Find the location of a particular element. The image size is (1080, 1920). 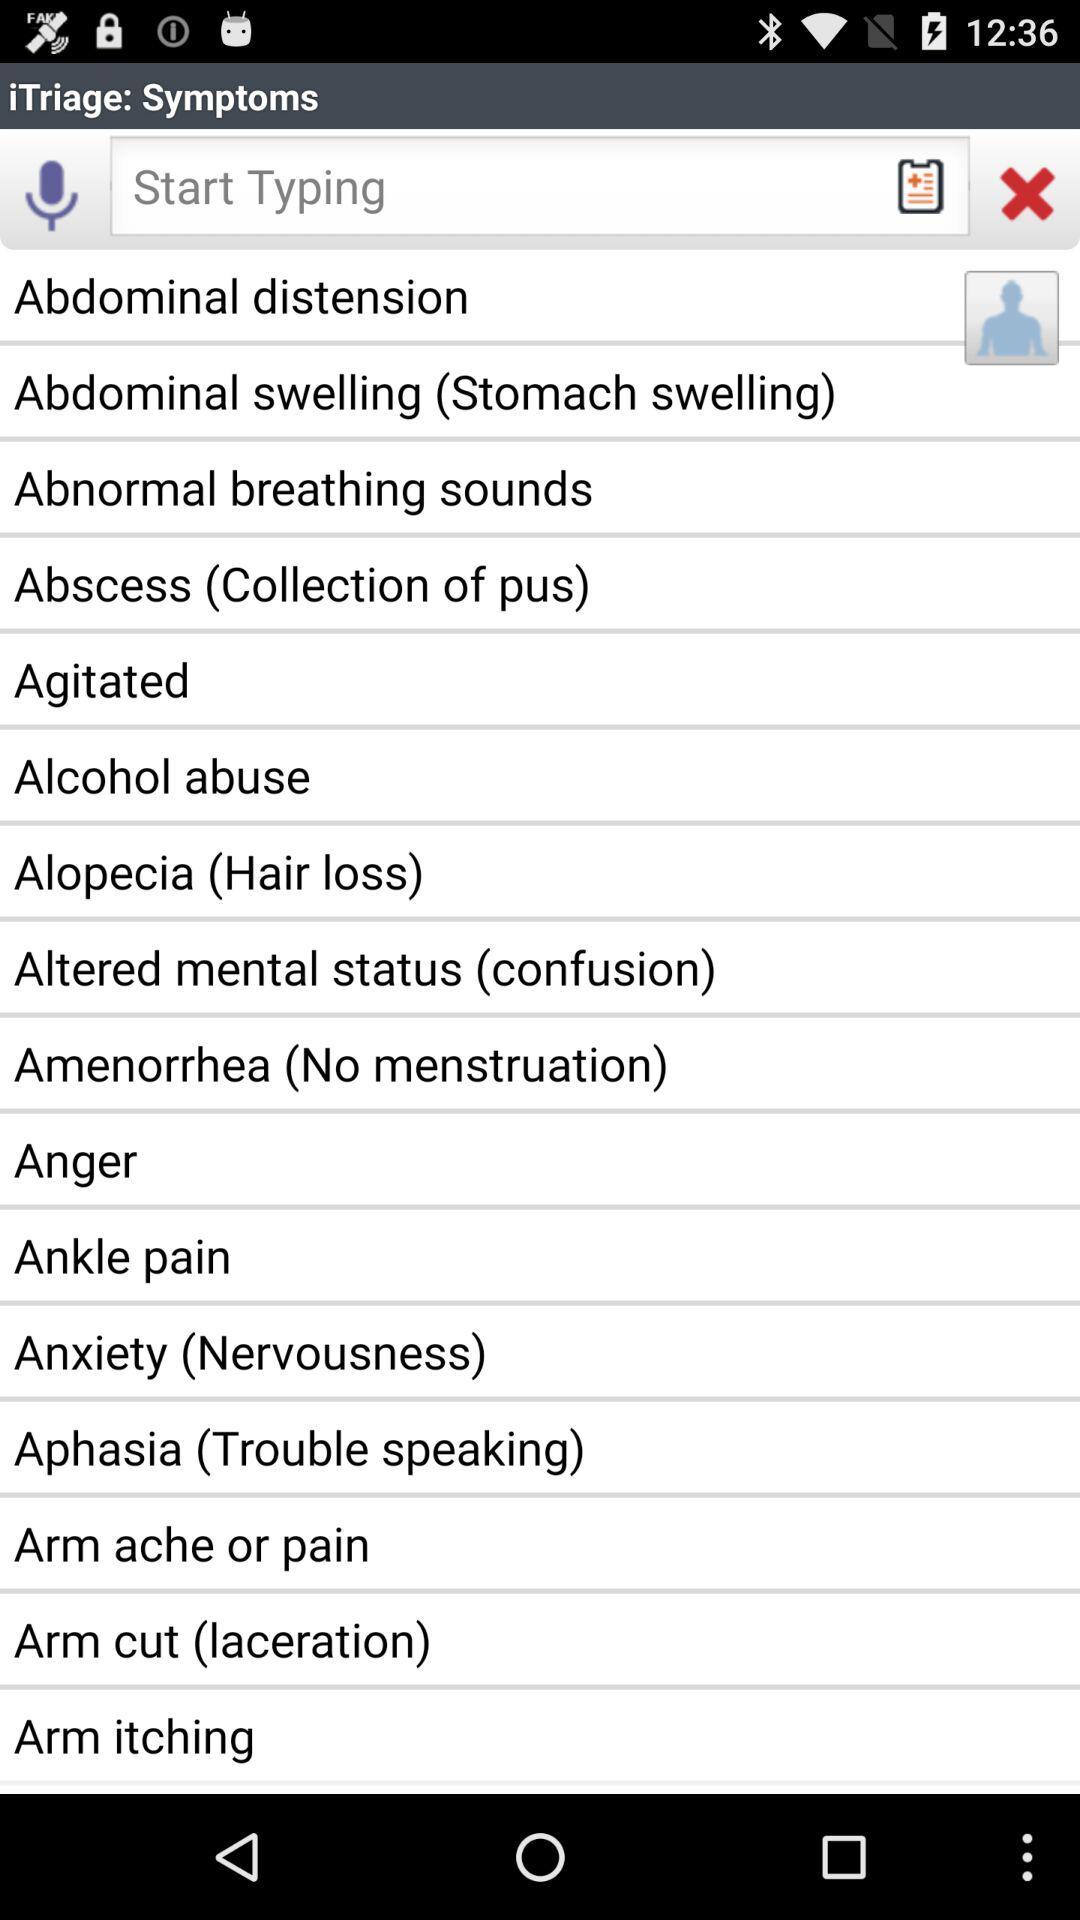

the abnormal breathing sounds is located at coordinates (540, 487).